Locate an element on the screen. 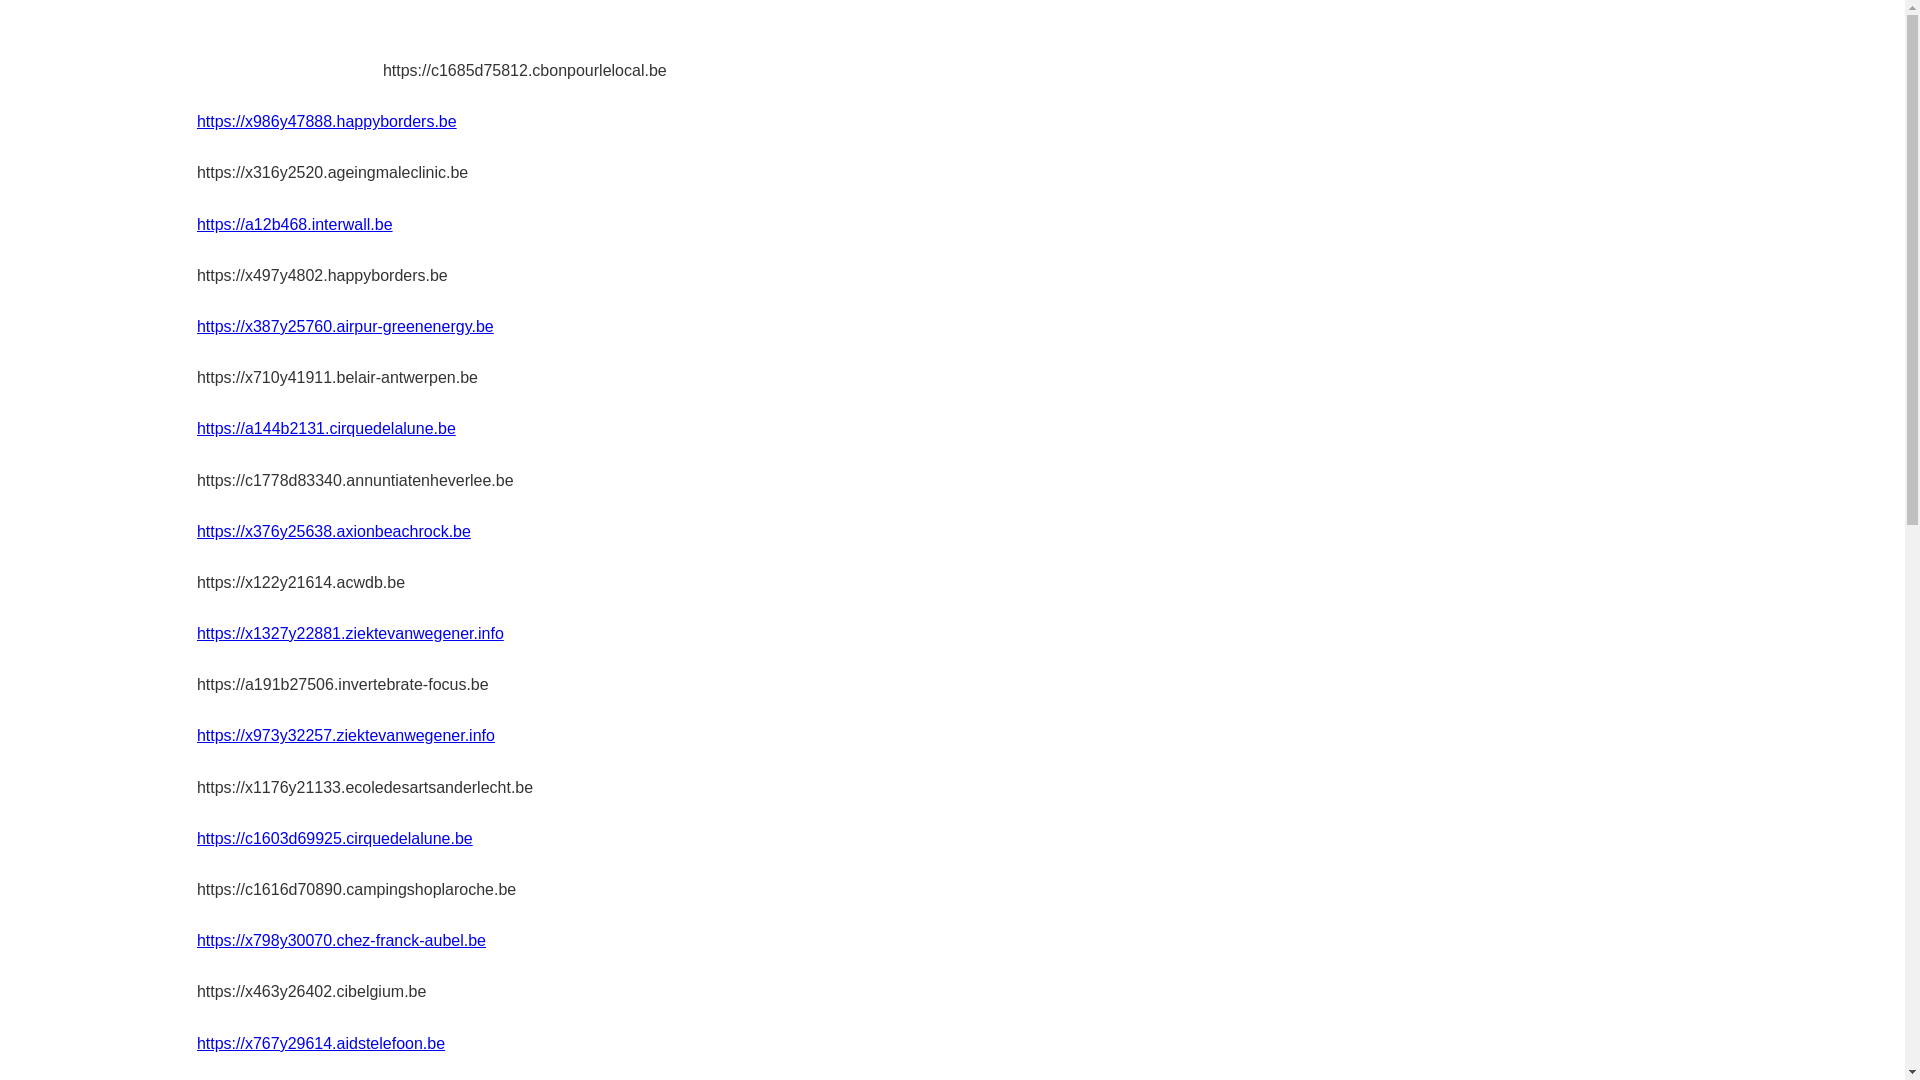  'https://x973y32257.ziektevanwegener.info' is located at coordinates (345, 735).